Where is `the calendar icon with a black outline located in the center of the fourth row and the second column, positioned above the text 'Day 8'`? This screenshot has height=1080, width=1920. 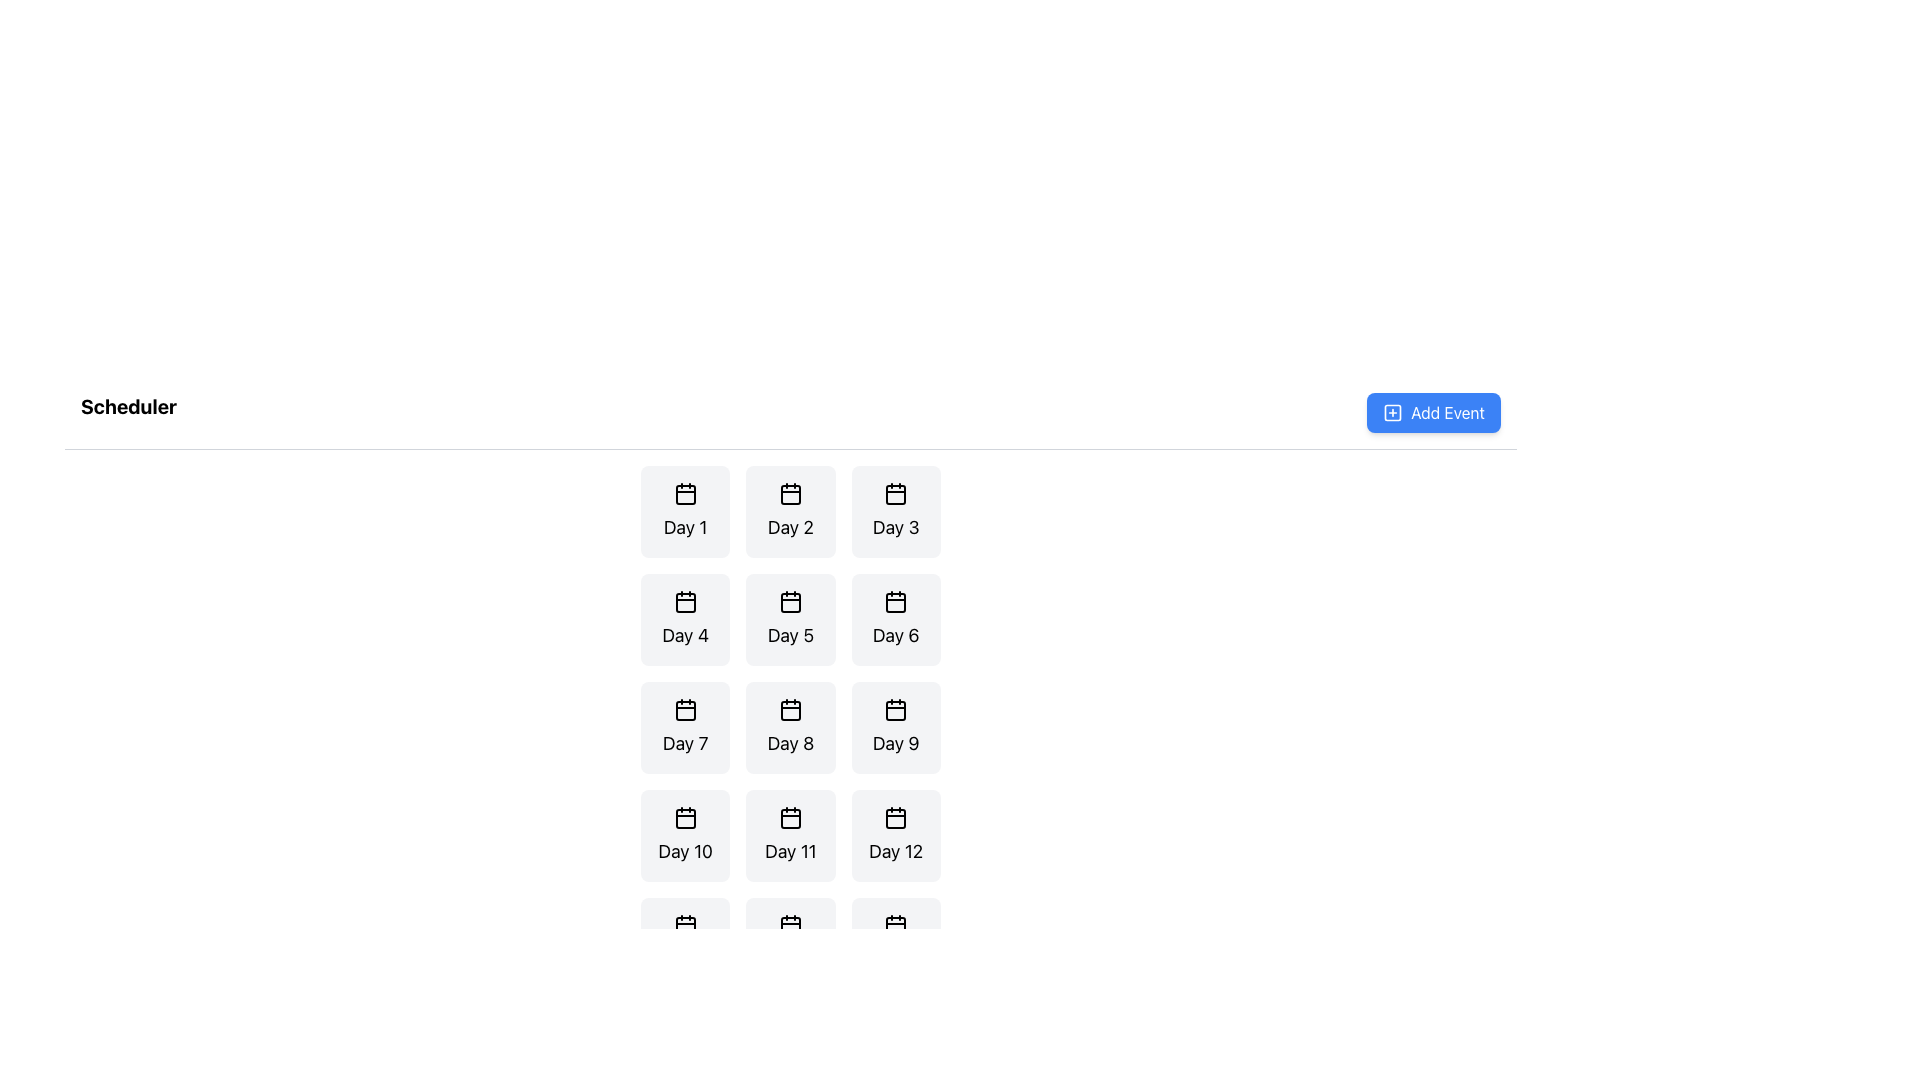 the calendar icon with a black outline located in the center of the fourth row and the second column, positioned above the text 'Day 8' is located at coordinates (790, 708).